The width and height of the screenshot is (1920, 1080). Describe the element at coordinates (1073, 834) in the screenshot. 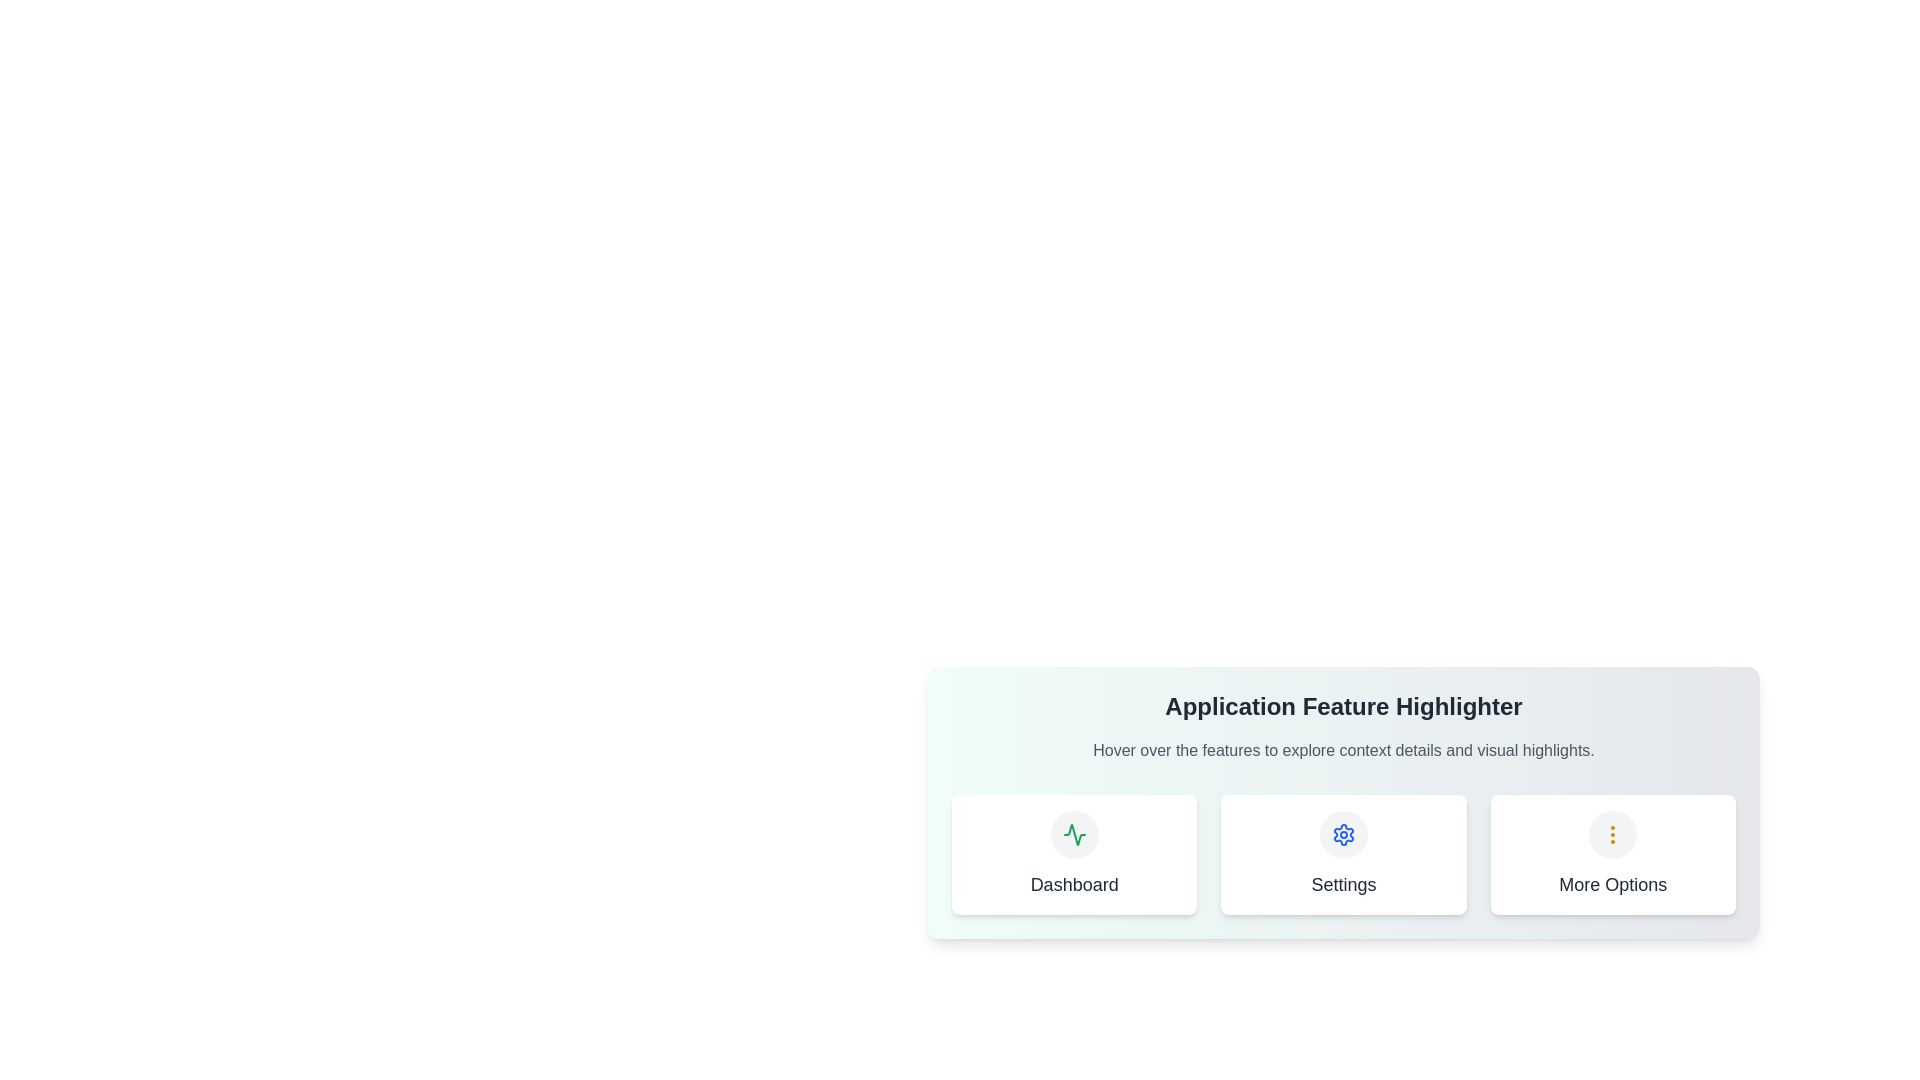

I see `the green waveform-like activity indicator icon located inside the 'Dashboard' button` at that location.